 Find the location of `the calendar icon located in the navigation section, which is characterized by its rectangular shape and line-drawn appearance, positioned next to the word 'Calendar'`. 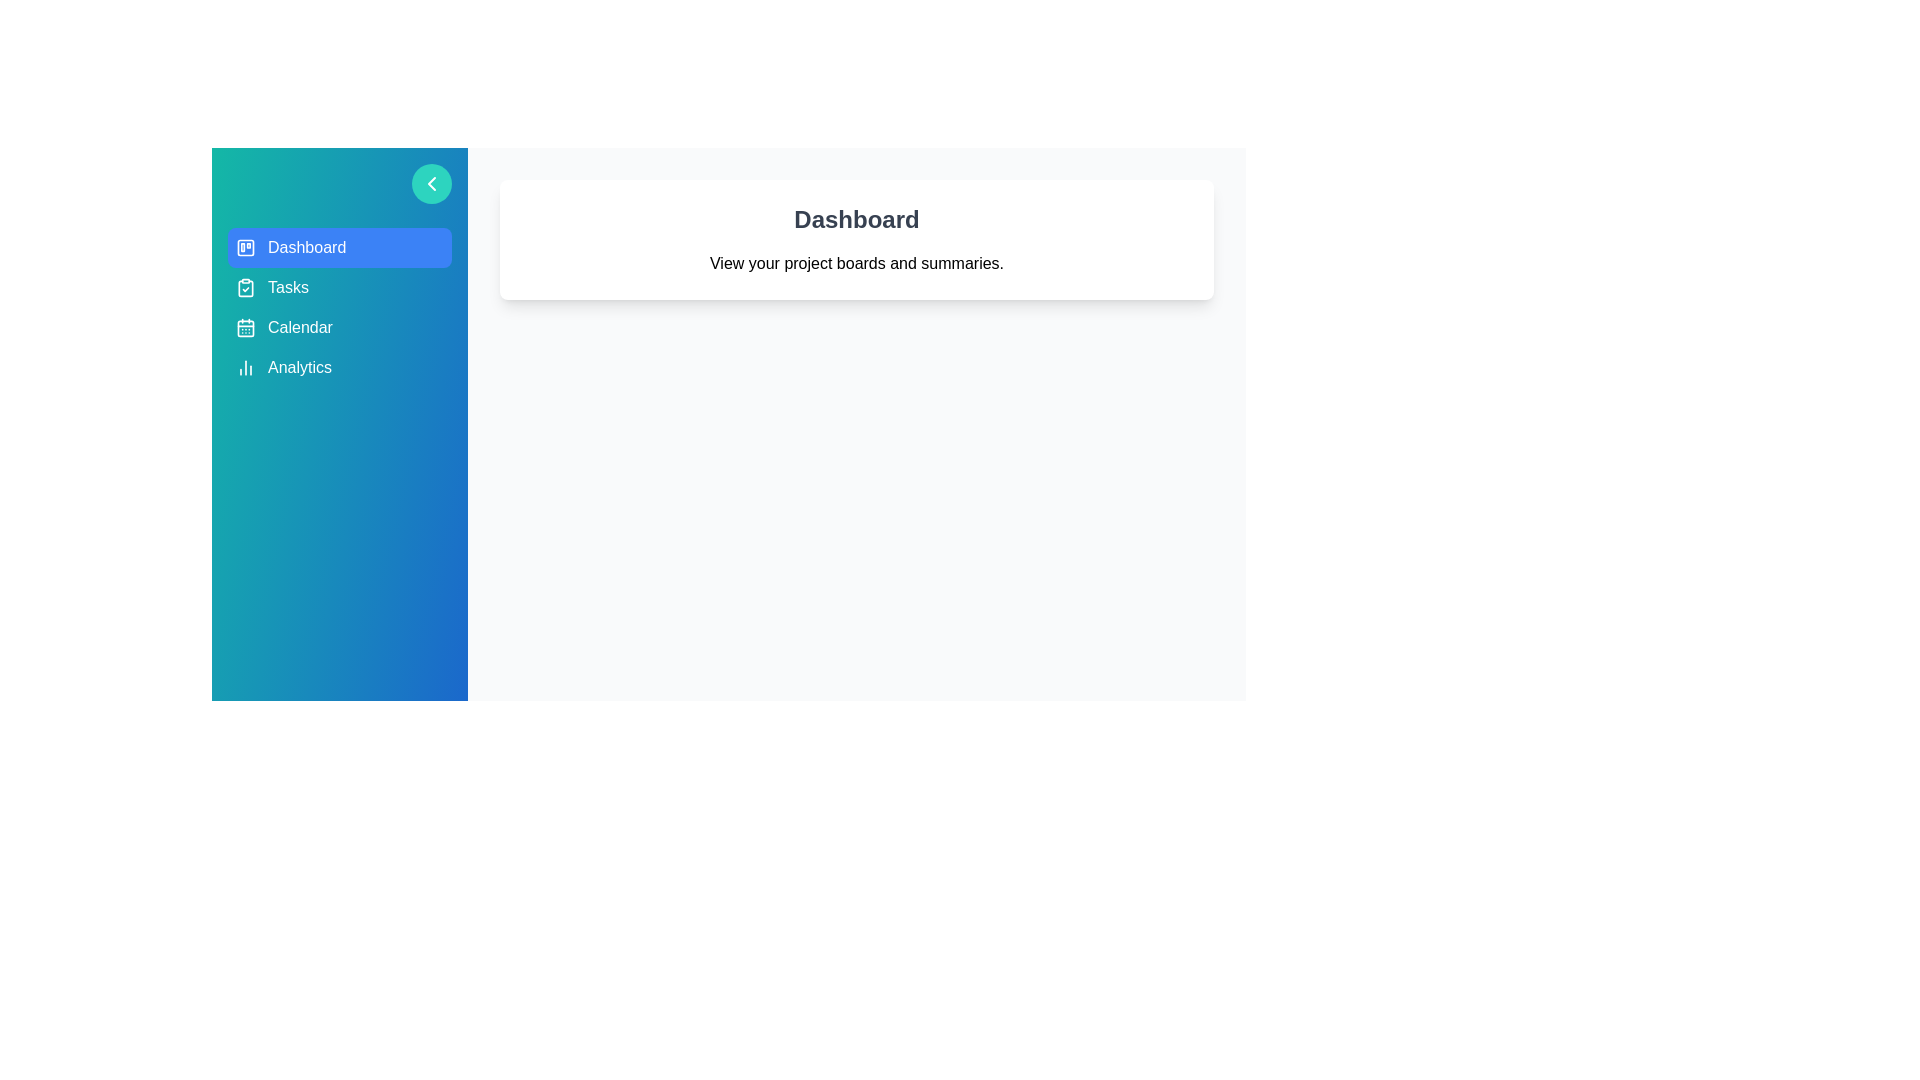

the calendar icon located in the navigation section, which is characterized by its rectangular shape and line-drawn appearance, positioned next to the word 'Calendar' is located at coordinates (244, 326).